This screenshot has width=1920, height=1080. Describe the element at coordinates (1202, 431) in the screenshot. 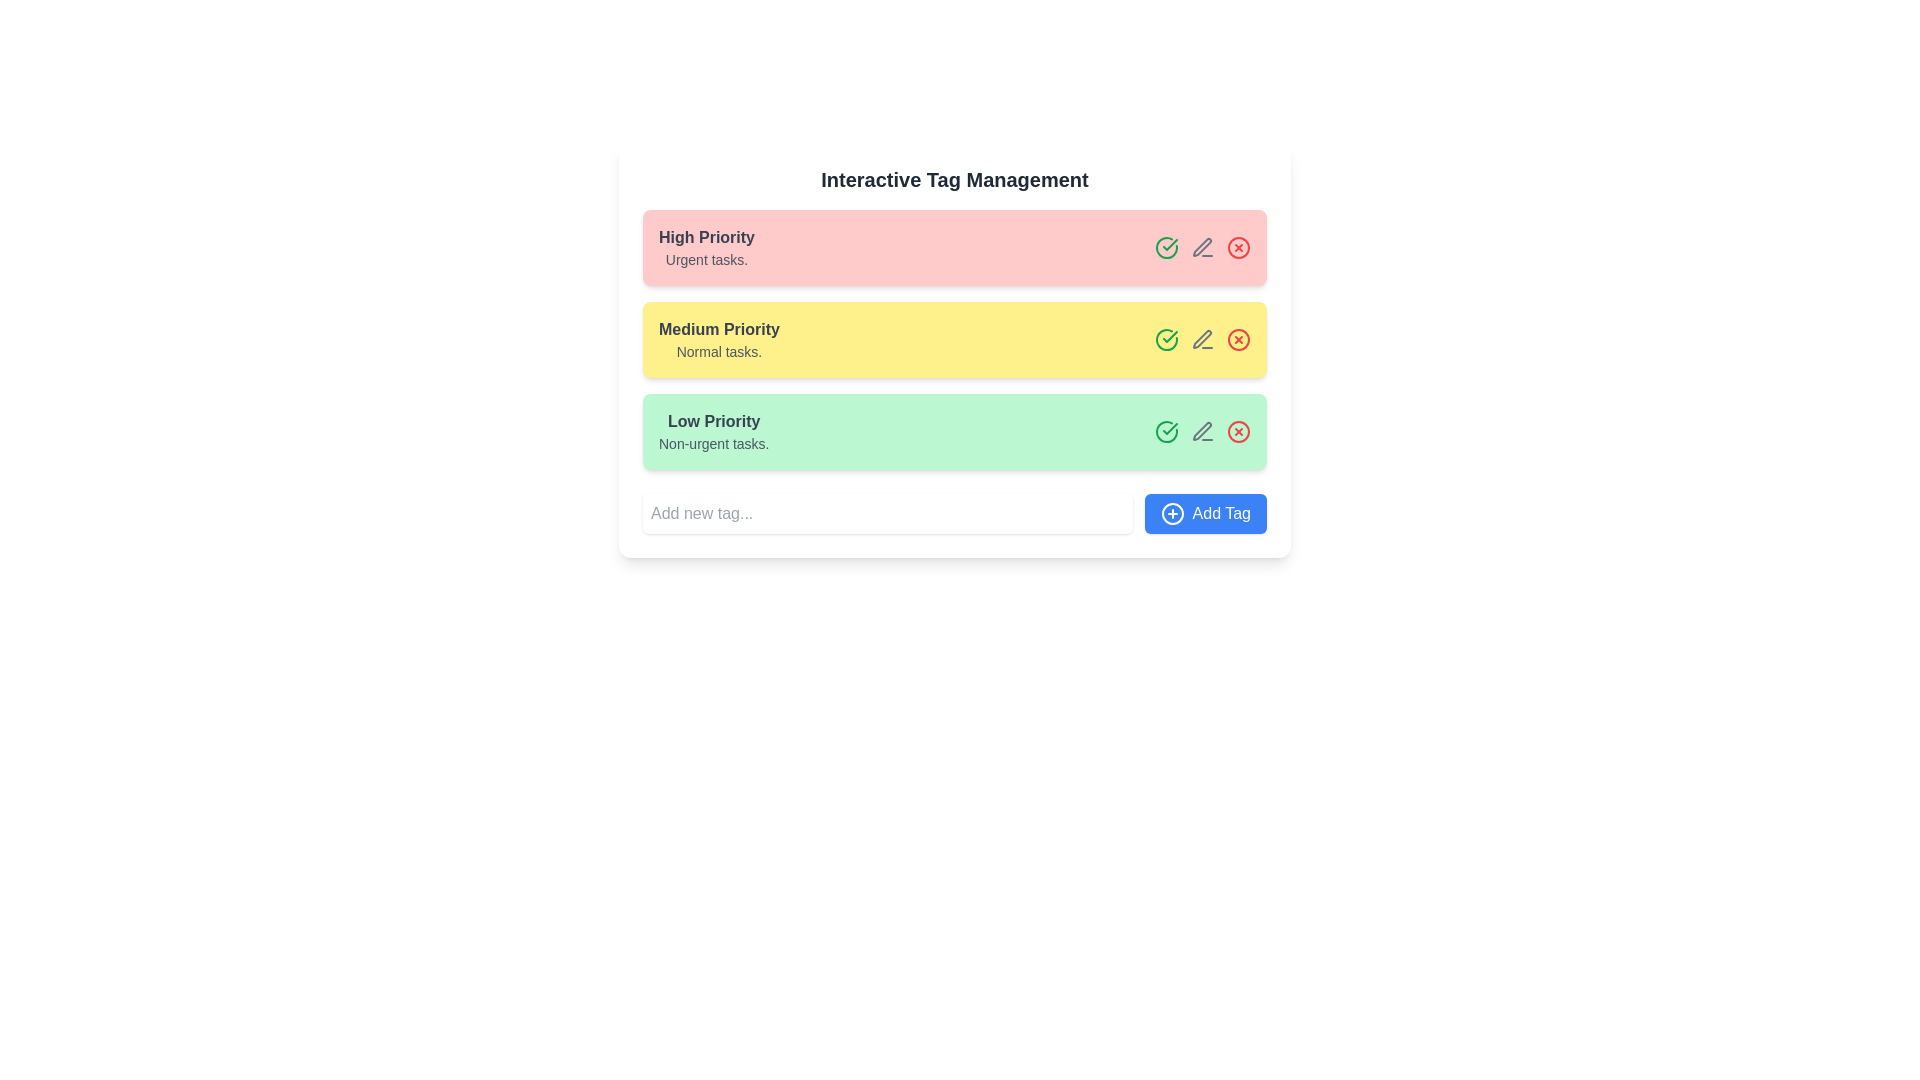

I see `the edit icon in the 'Low Priority' section of the third row` at that location.